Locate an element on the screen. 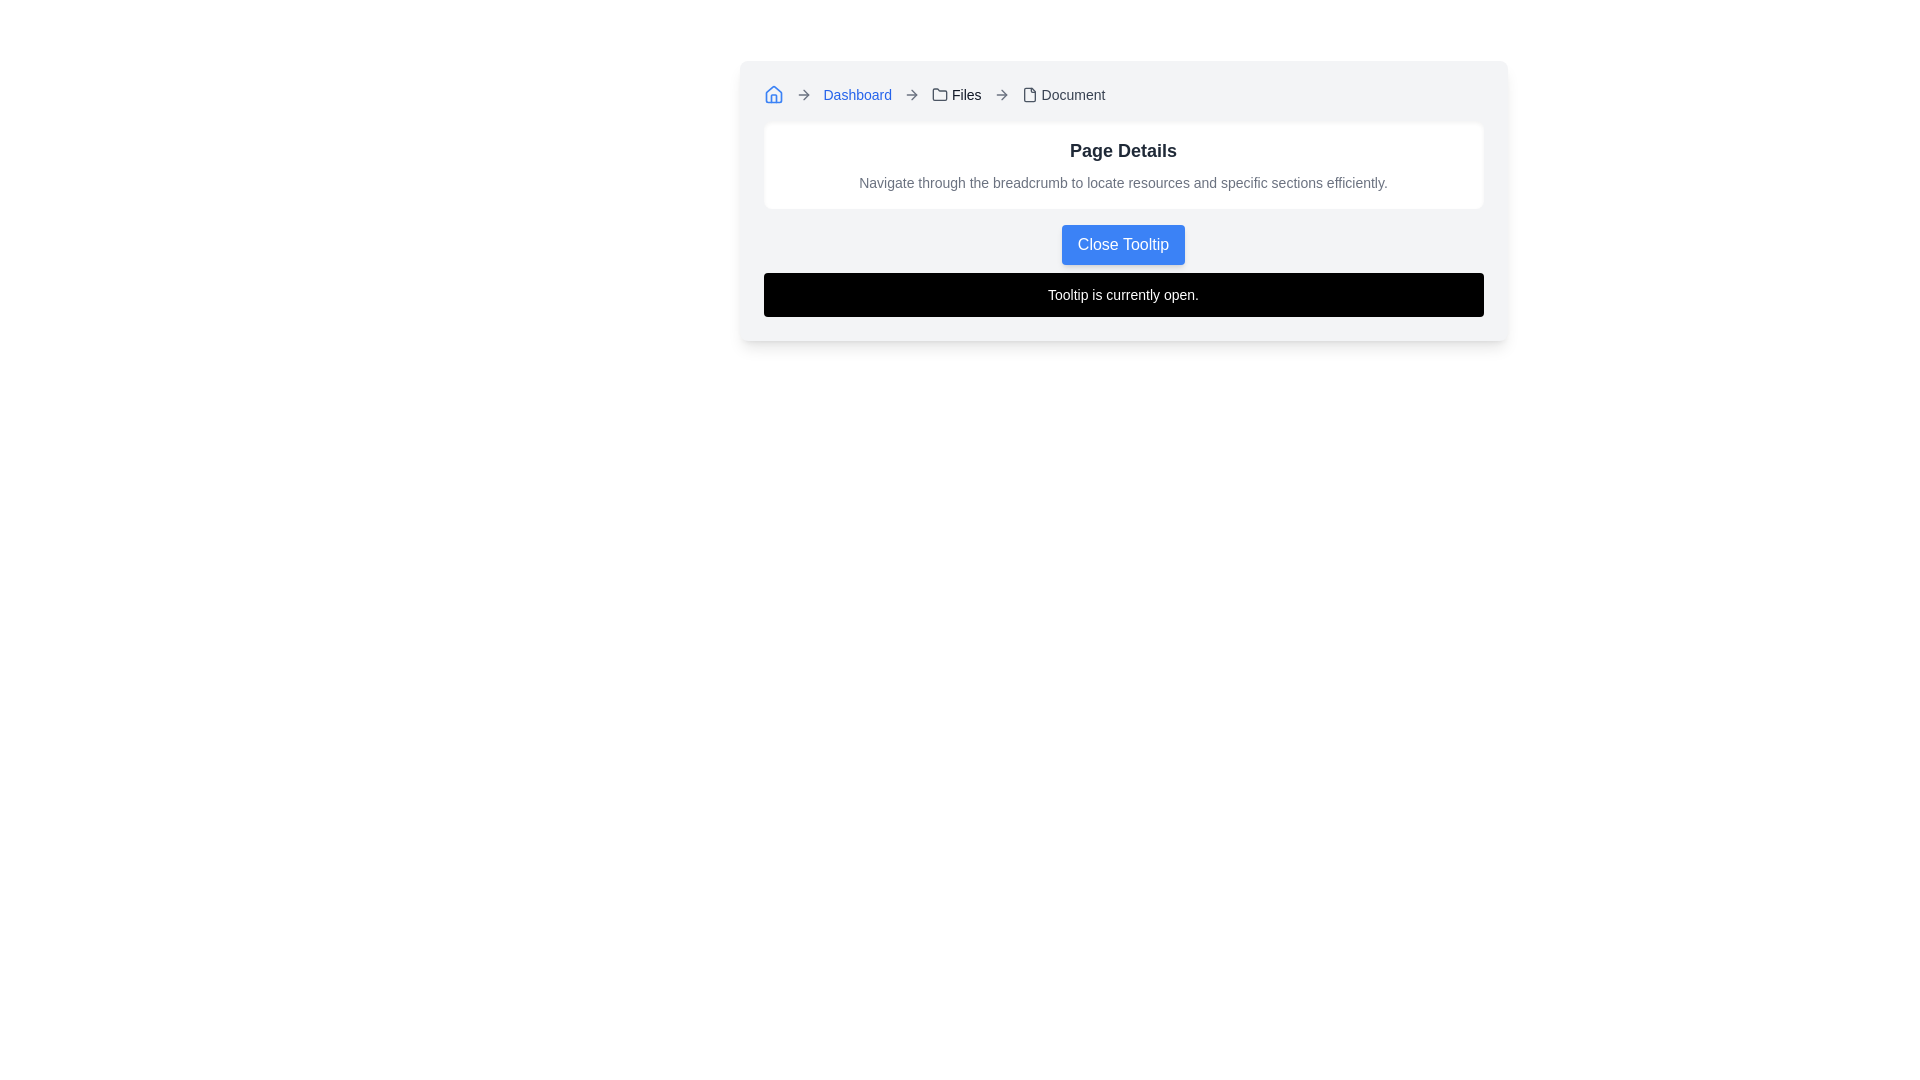  text of the 'Files' label, which is a small, medium-weight sans-serif text located in the breadcrumb navigation under the folder icon is located at coordinates (966, 95).